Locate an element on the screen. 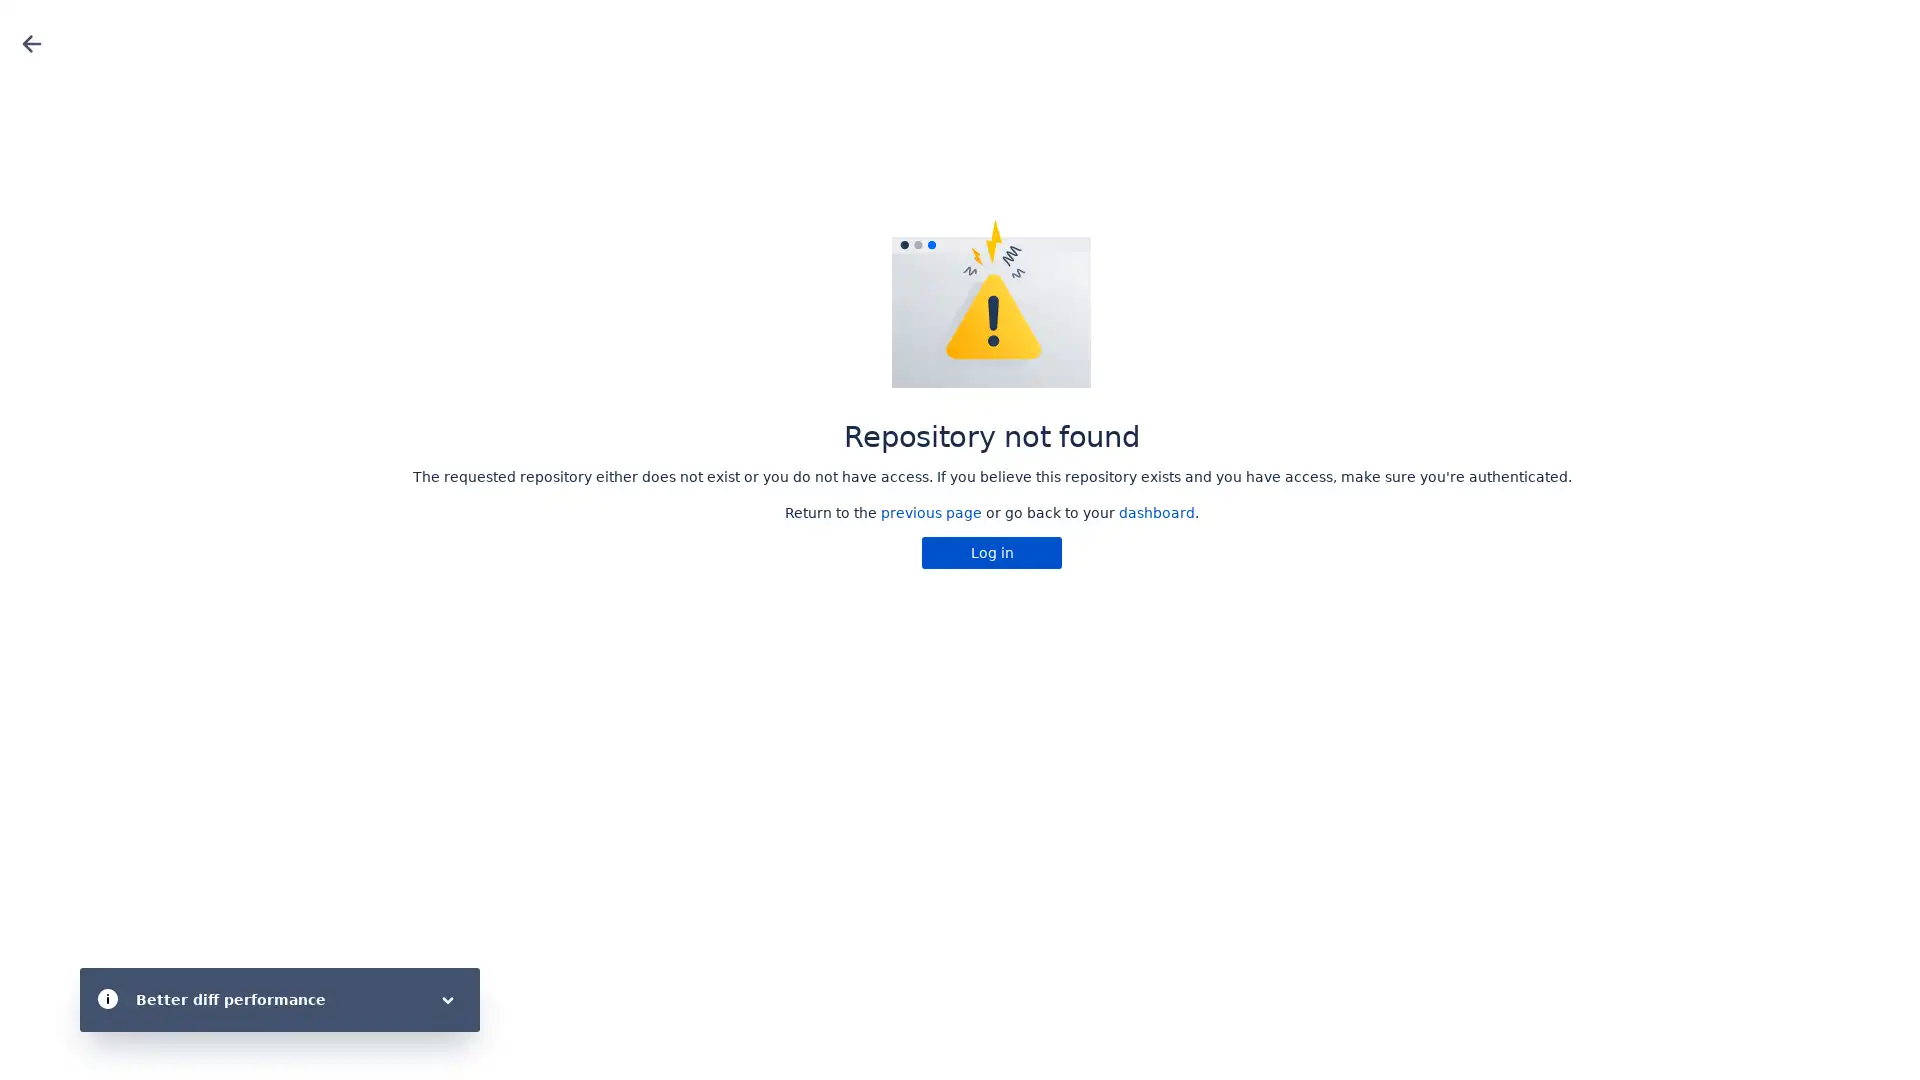  Toggle flag body is located at coordinates (446, 999).